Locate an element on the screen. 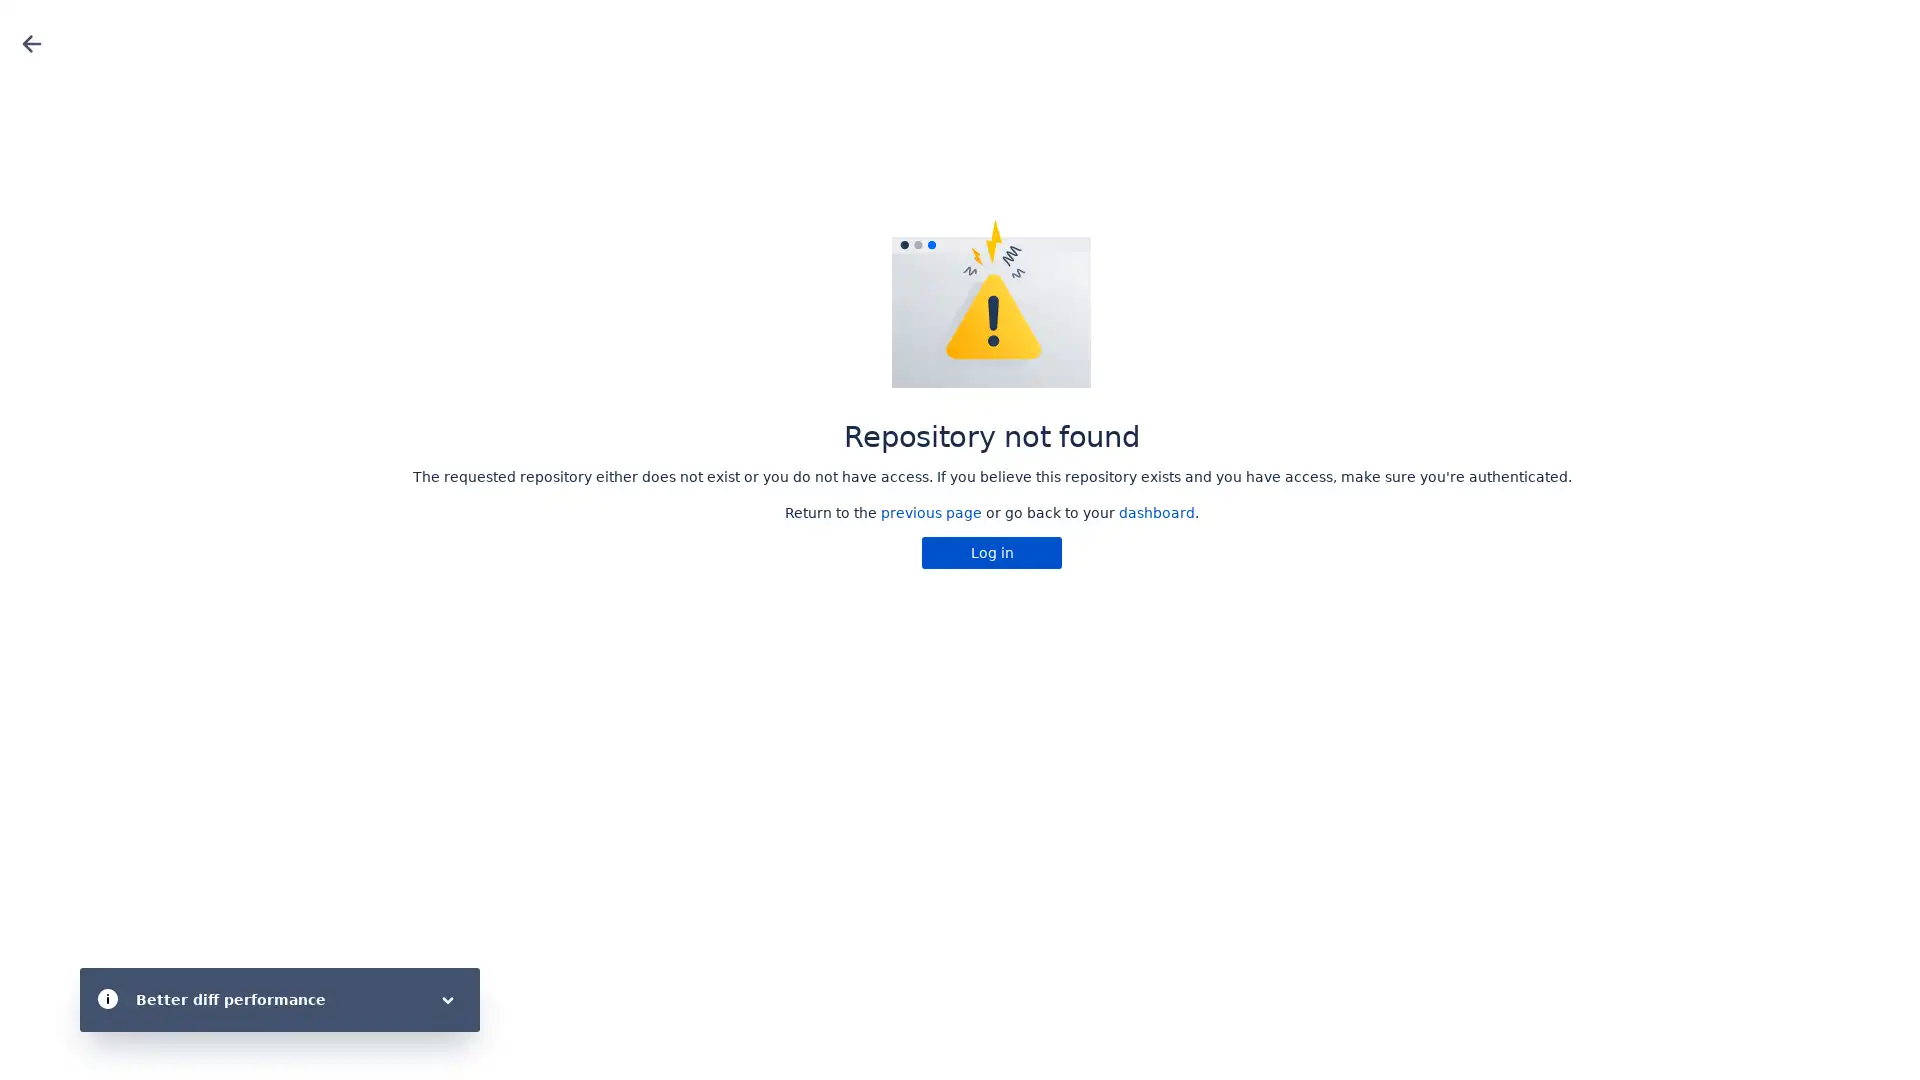  Toggle flag body is located at coordinates (446, 999).